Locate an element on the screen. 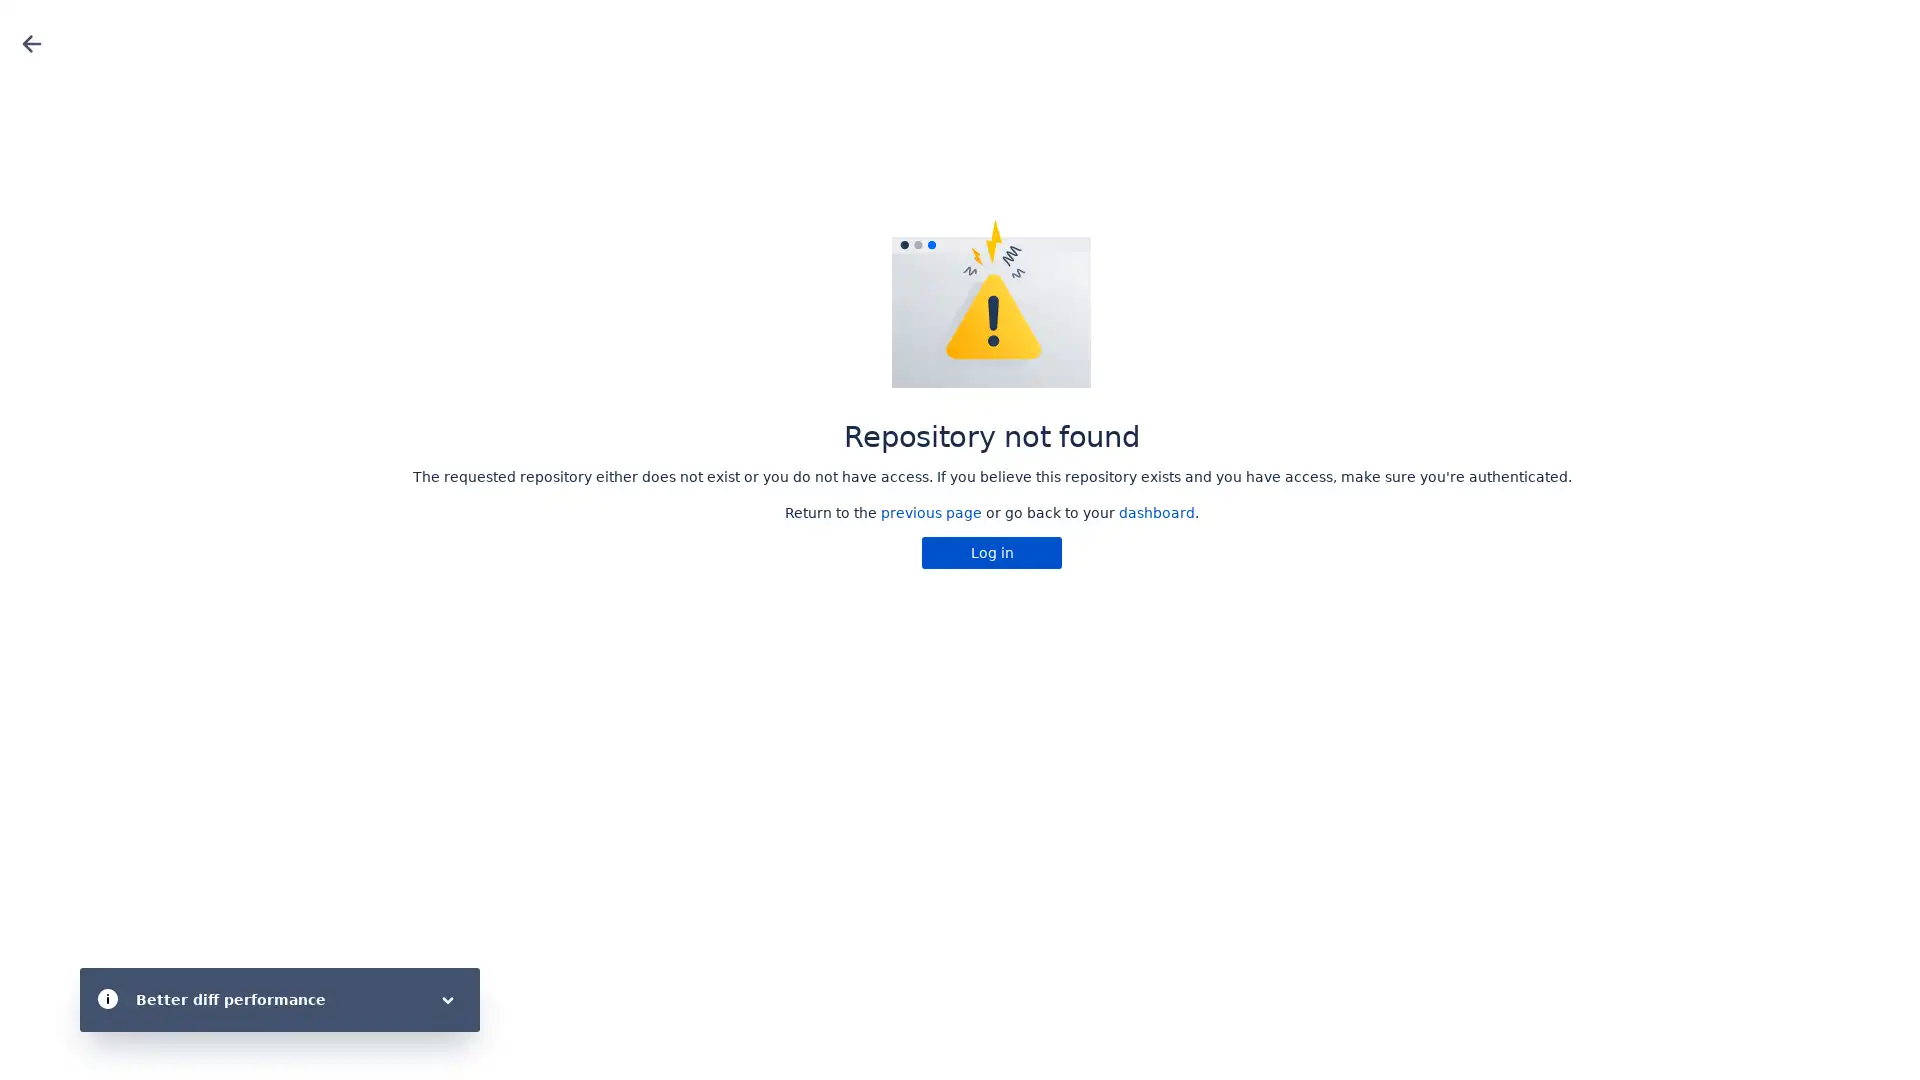  Toggle flag body is located at coordinates (446, 999).